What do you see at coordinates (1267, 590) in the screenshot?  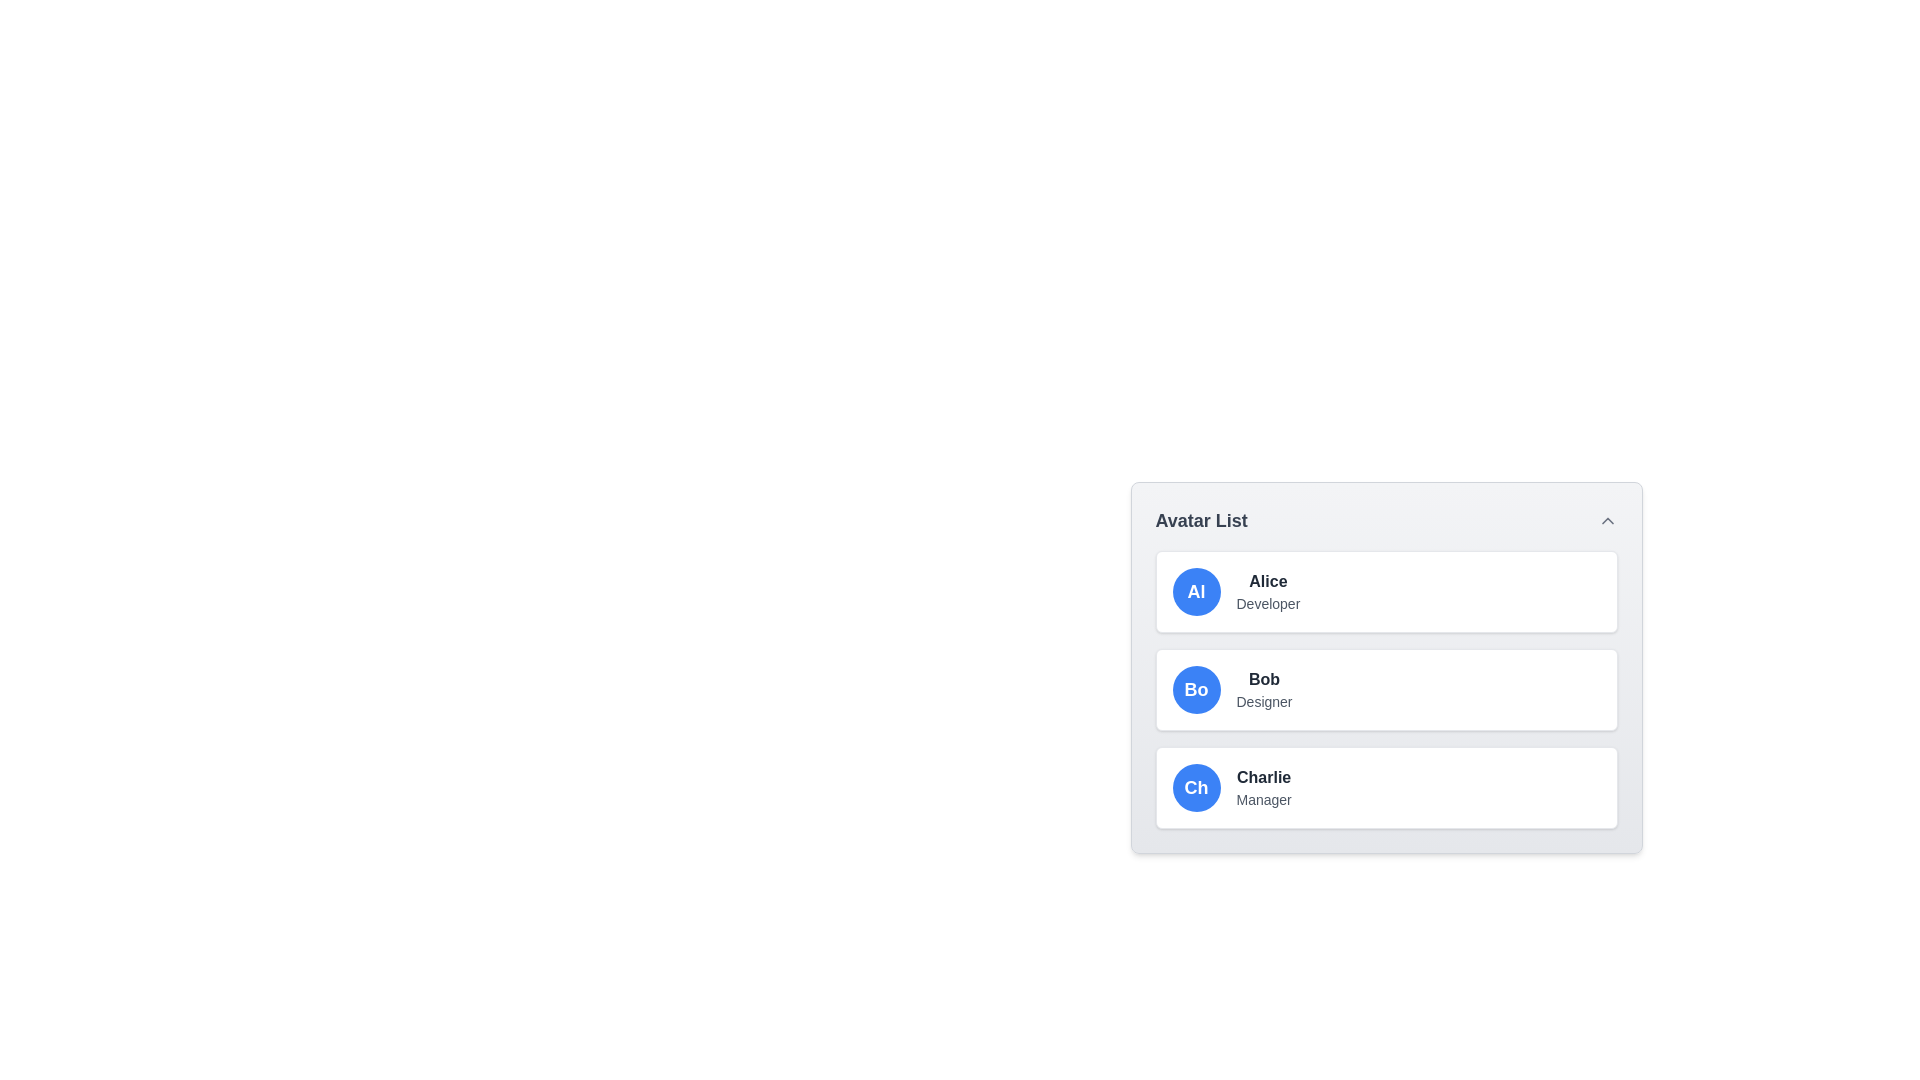 I see `the text display representing the name and profession of a user` at bounding box center [1267, 590].